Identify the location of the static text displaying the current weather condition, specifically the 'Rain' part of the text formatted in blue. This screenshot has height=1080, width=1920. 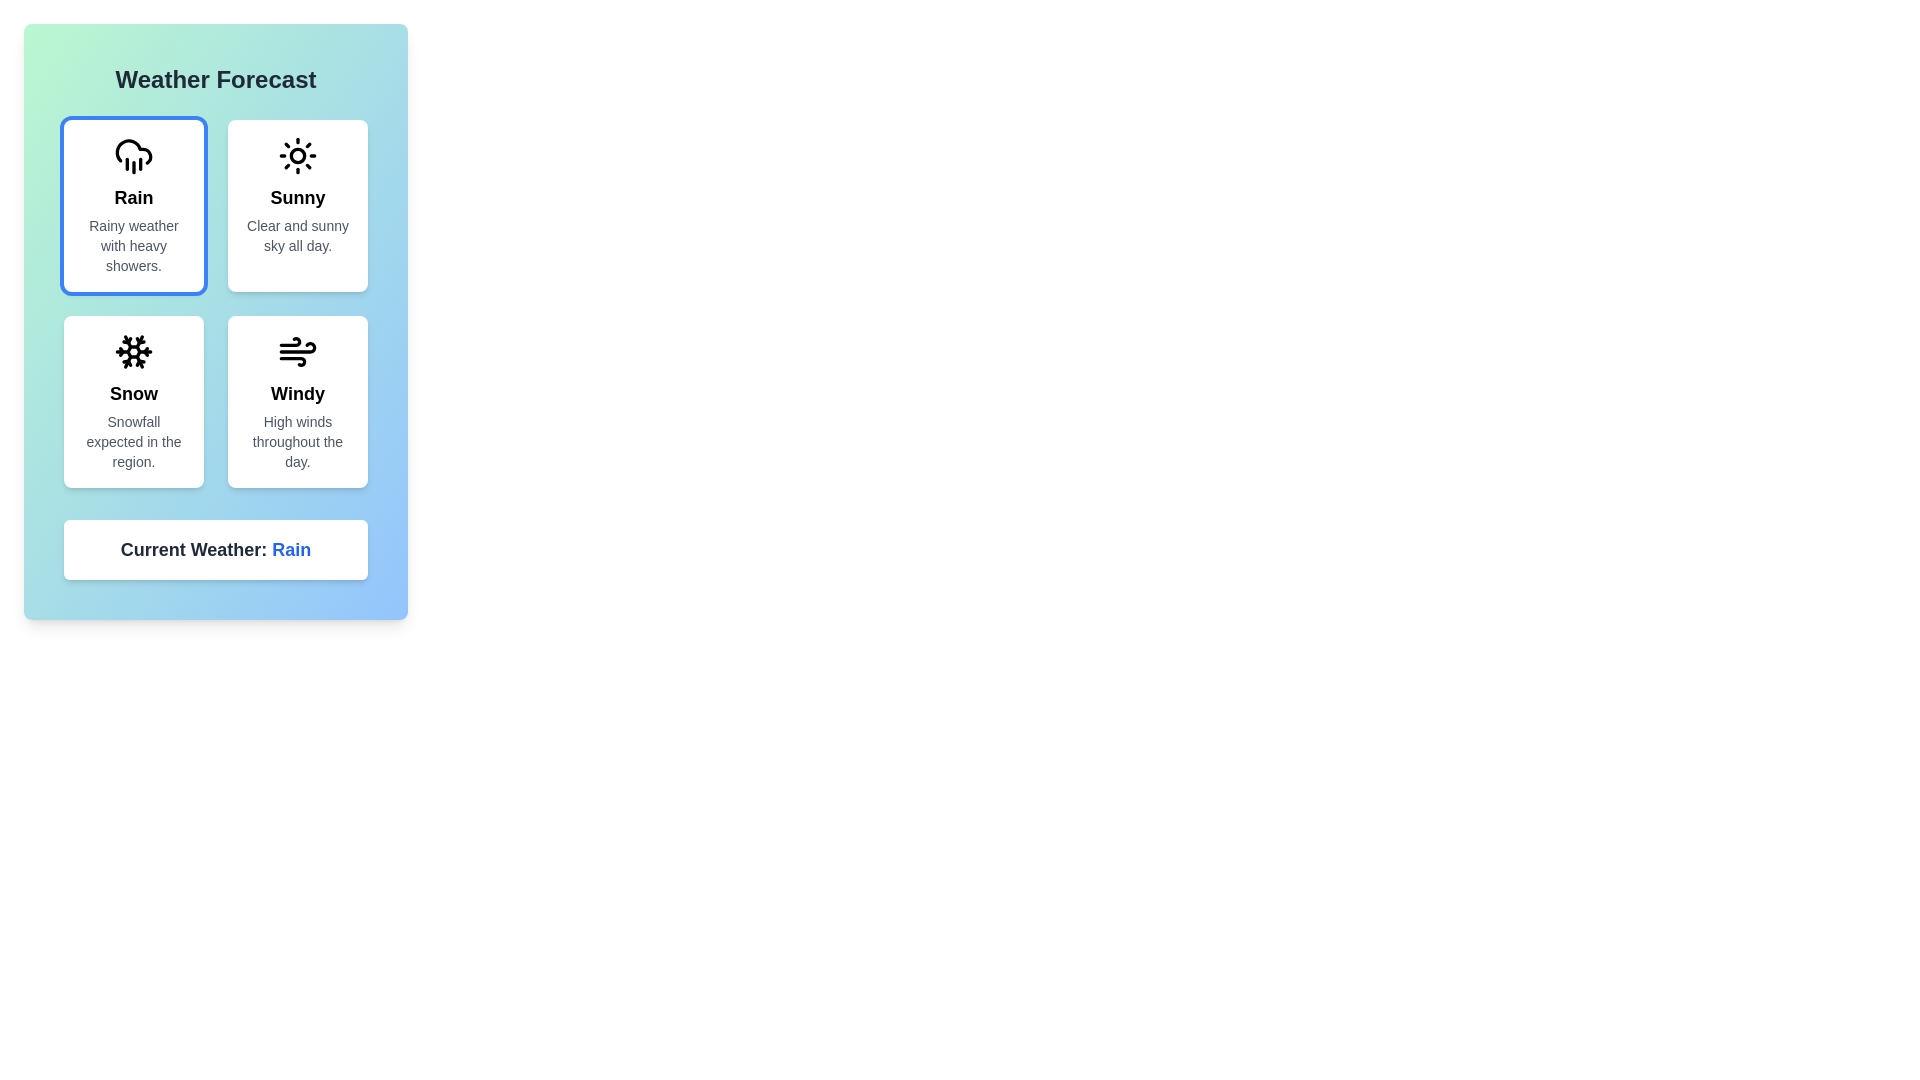
(290, 550).